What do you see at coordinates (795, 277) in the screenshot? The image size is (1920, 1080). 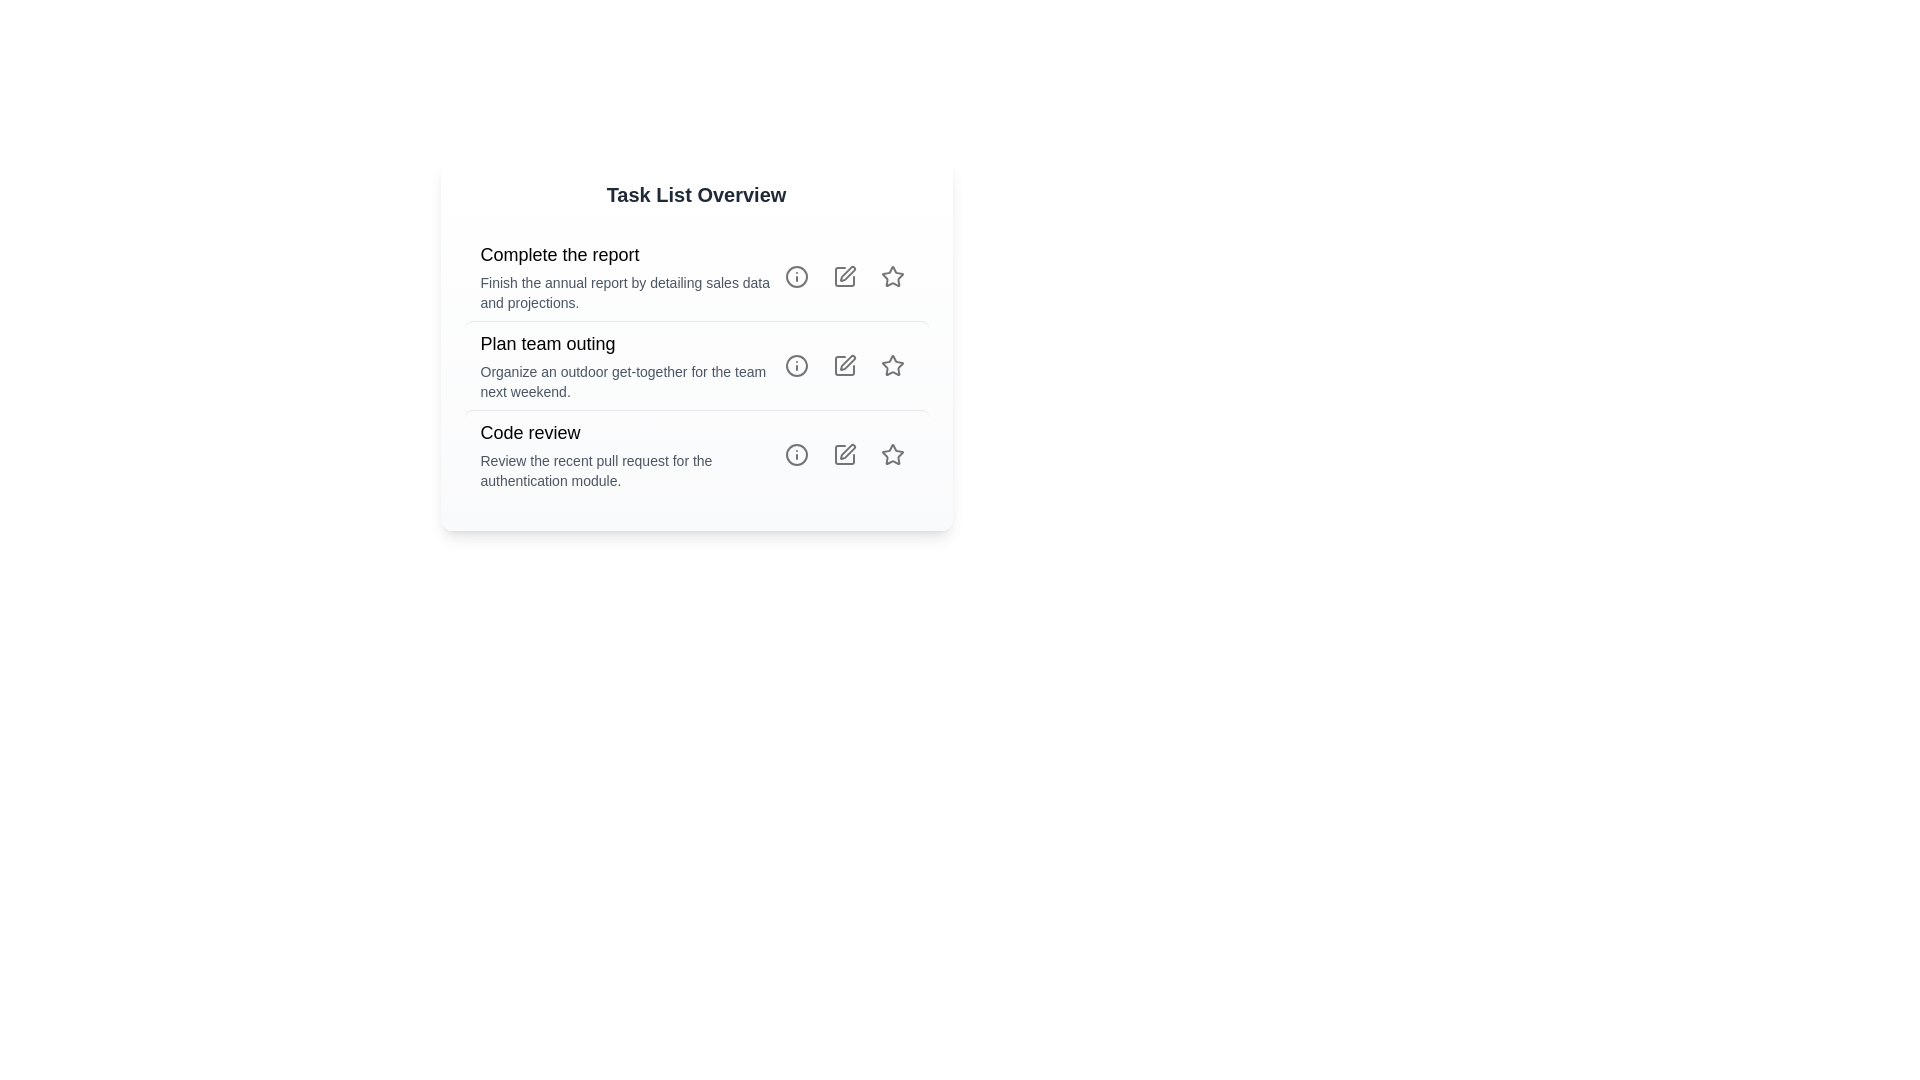 I see `the SVG Circle element that is part of the information icon associated with the 'Complete the report' task` at bounding box center [795, 277].